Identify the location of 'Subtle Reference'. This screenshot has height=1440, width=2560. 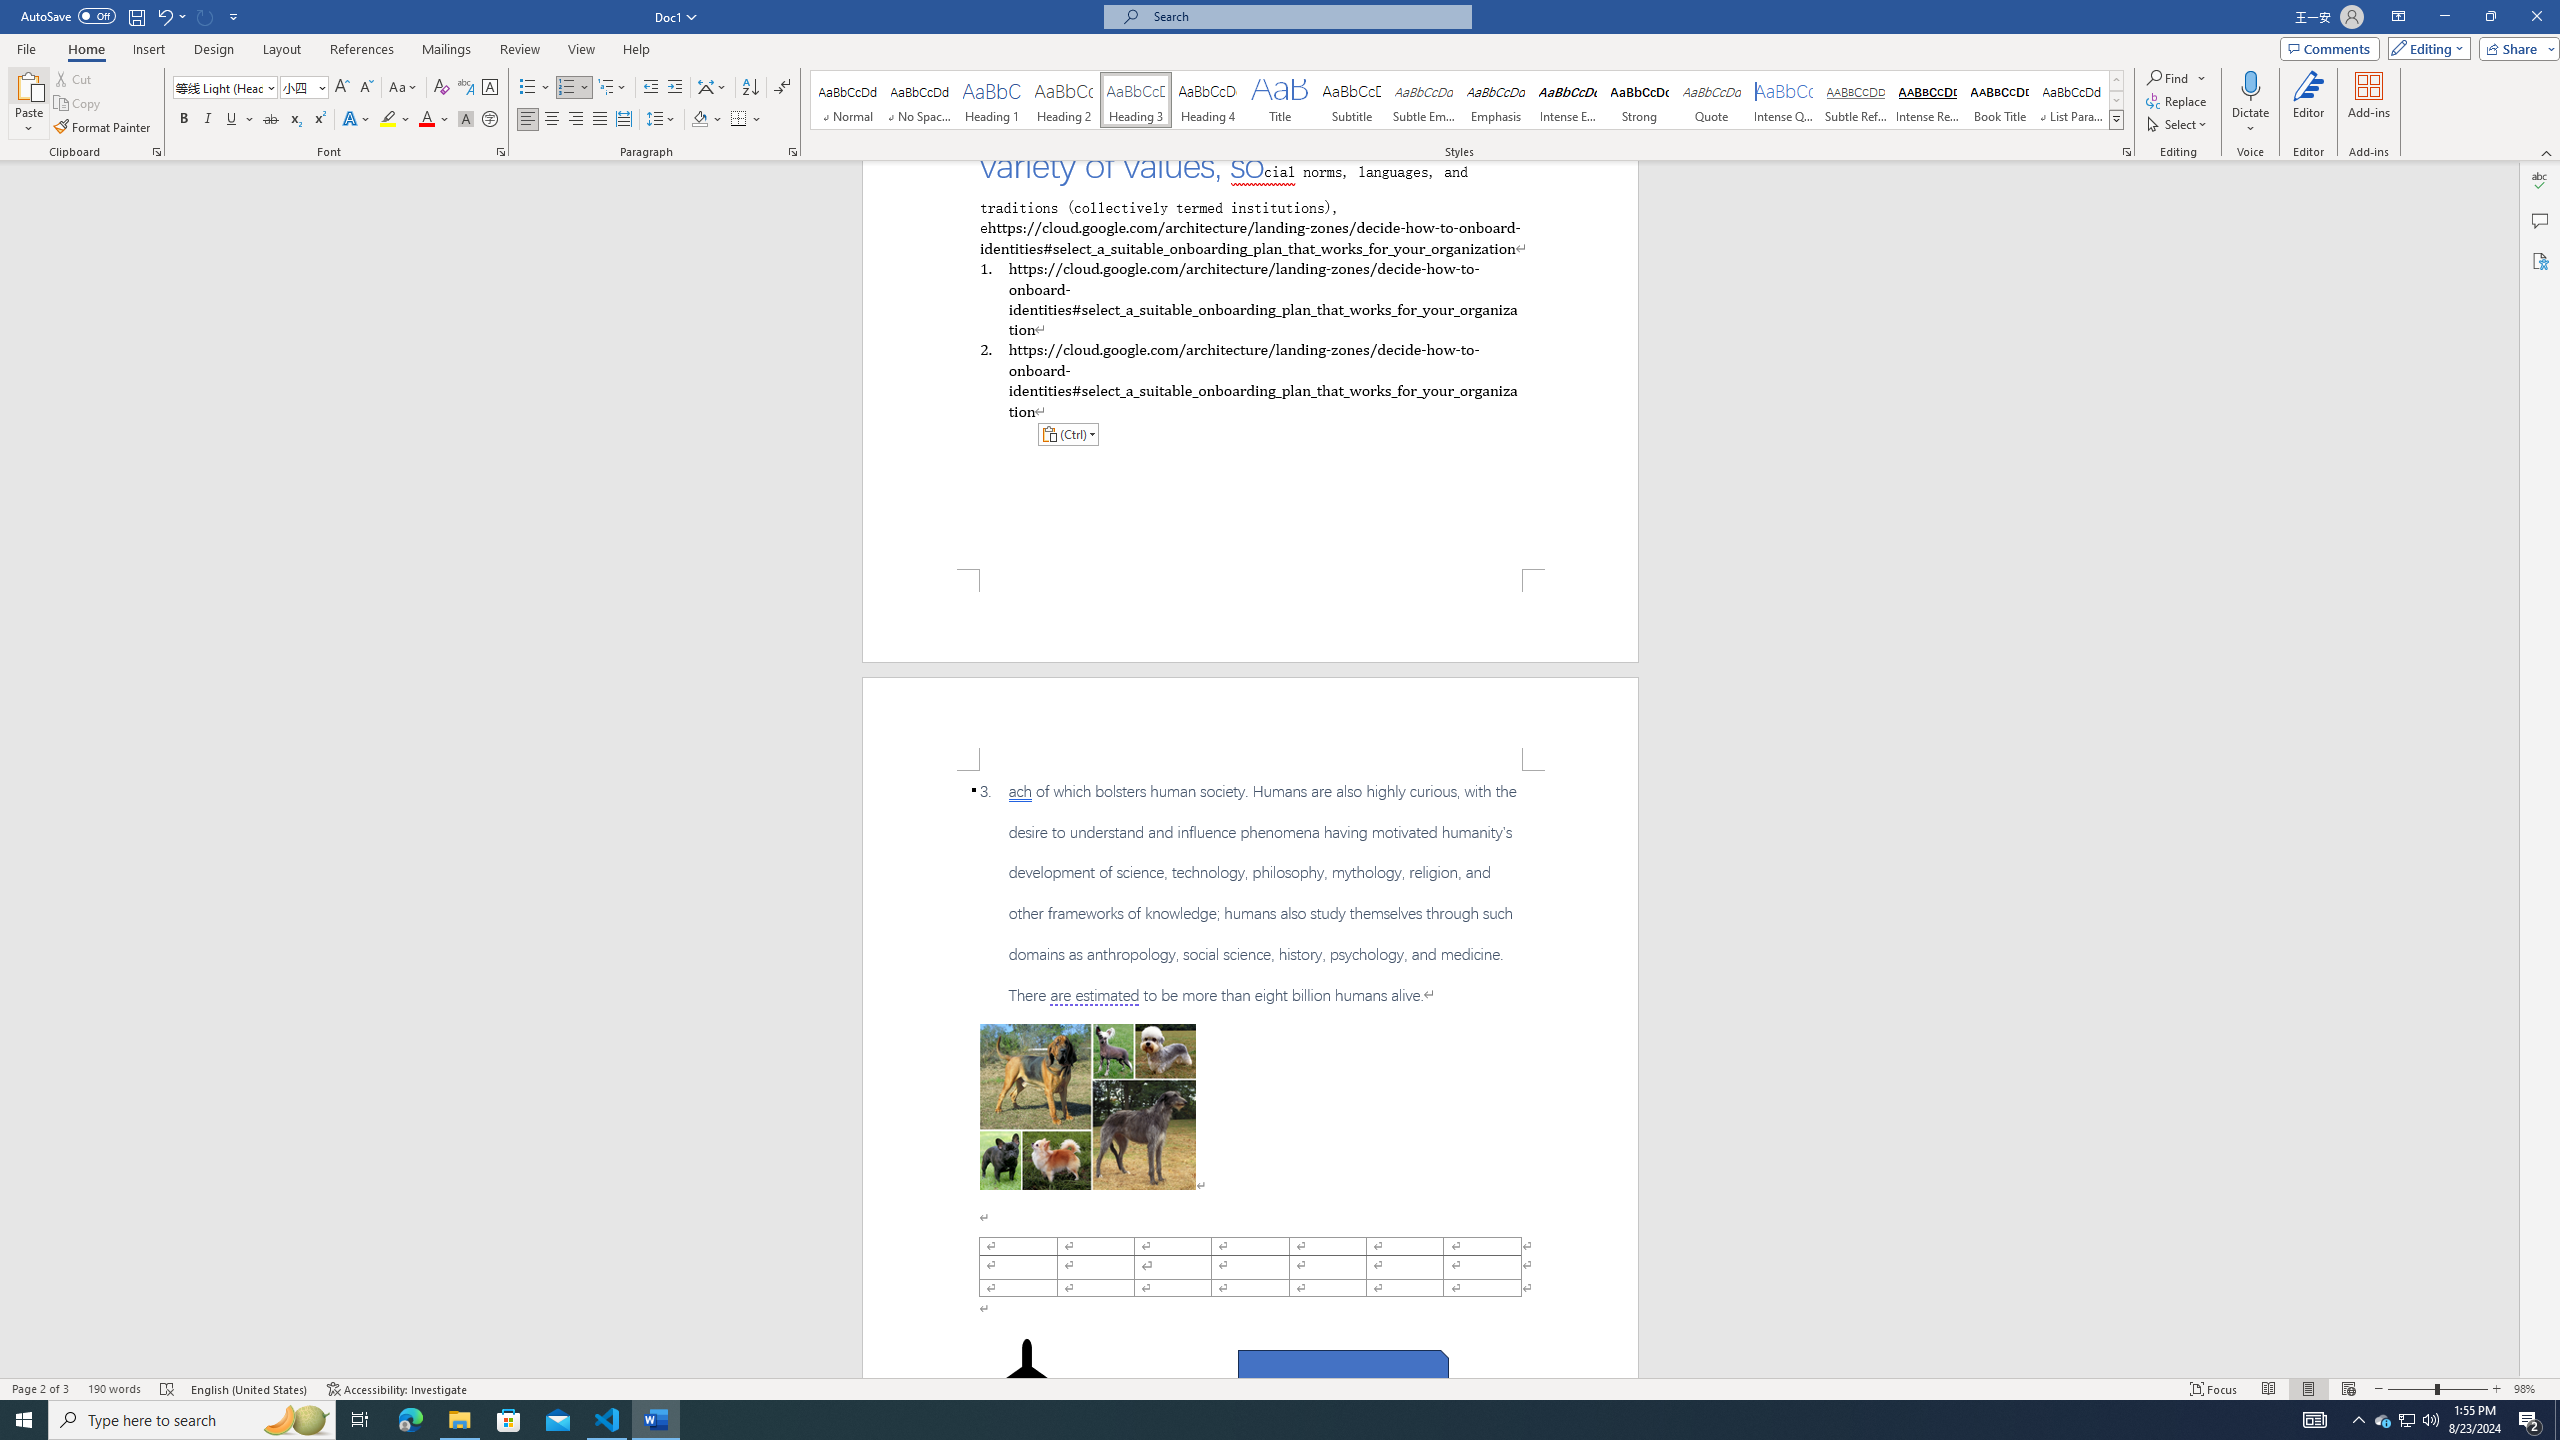
(1855, 99).